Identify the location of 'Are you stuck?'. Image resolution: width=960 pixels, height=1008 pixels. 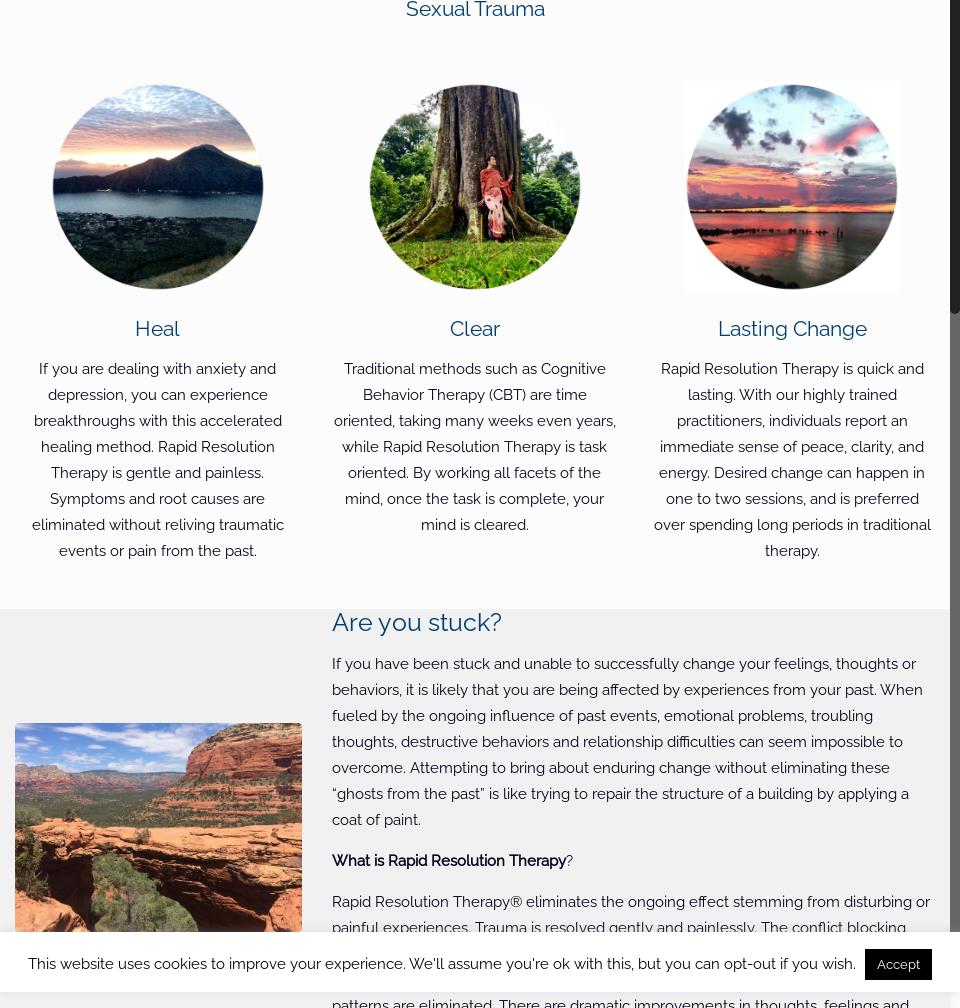
(416, 622).